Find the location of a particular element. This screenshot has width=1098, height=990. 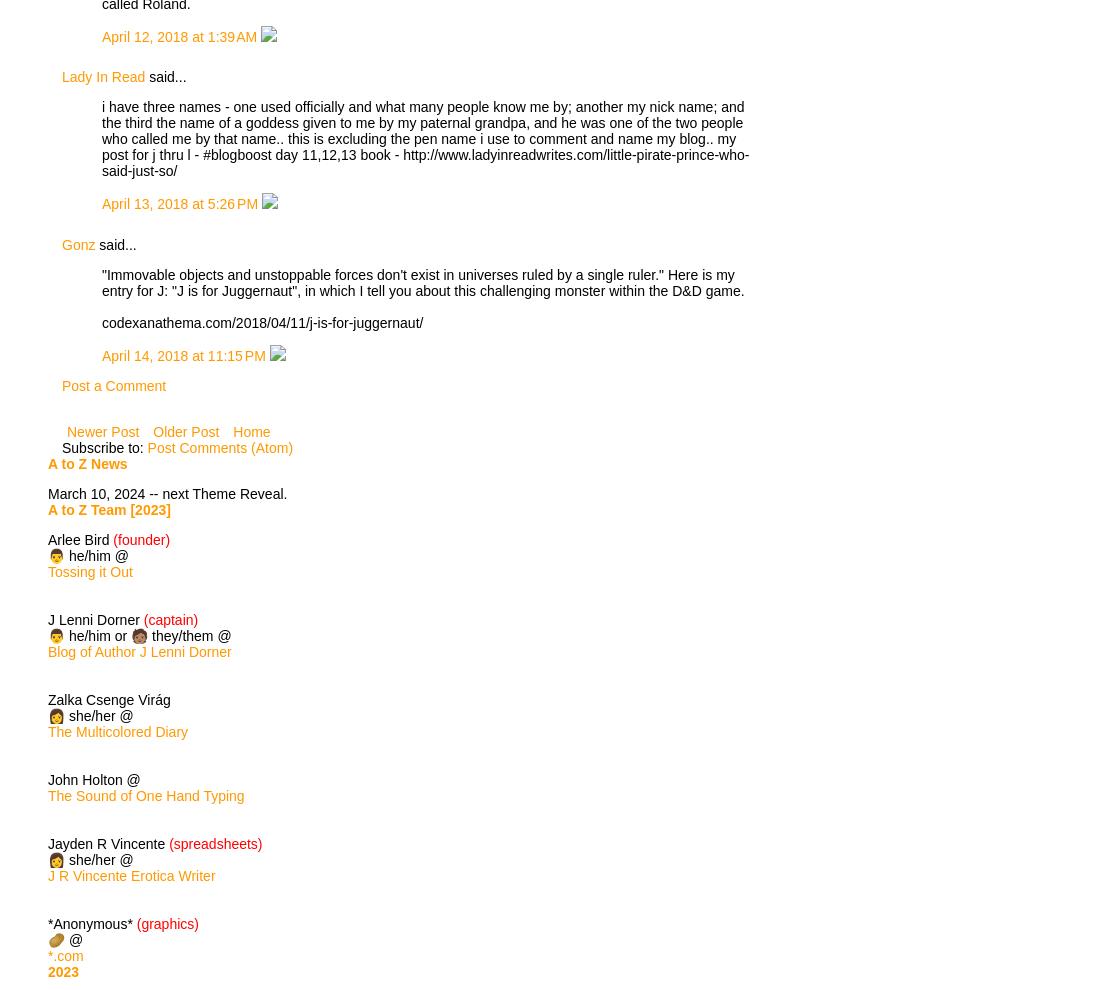

'*.com' is located at coordinates (64, 956).